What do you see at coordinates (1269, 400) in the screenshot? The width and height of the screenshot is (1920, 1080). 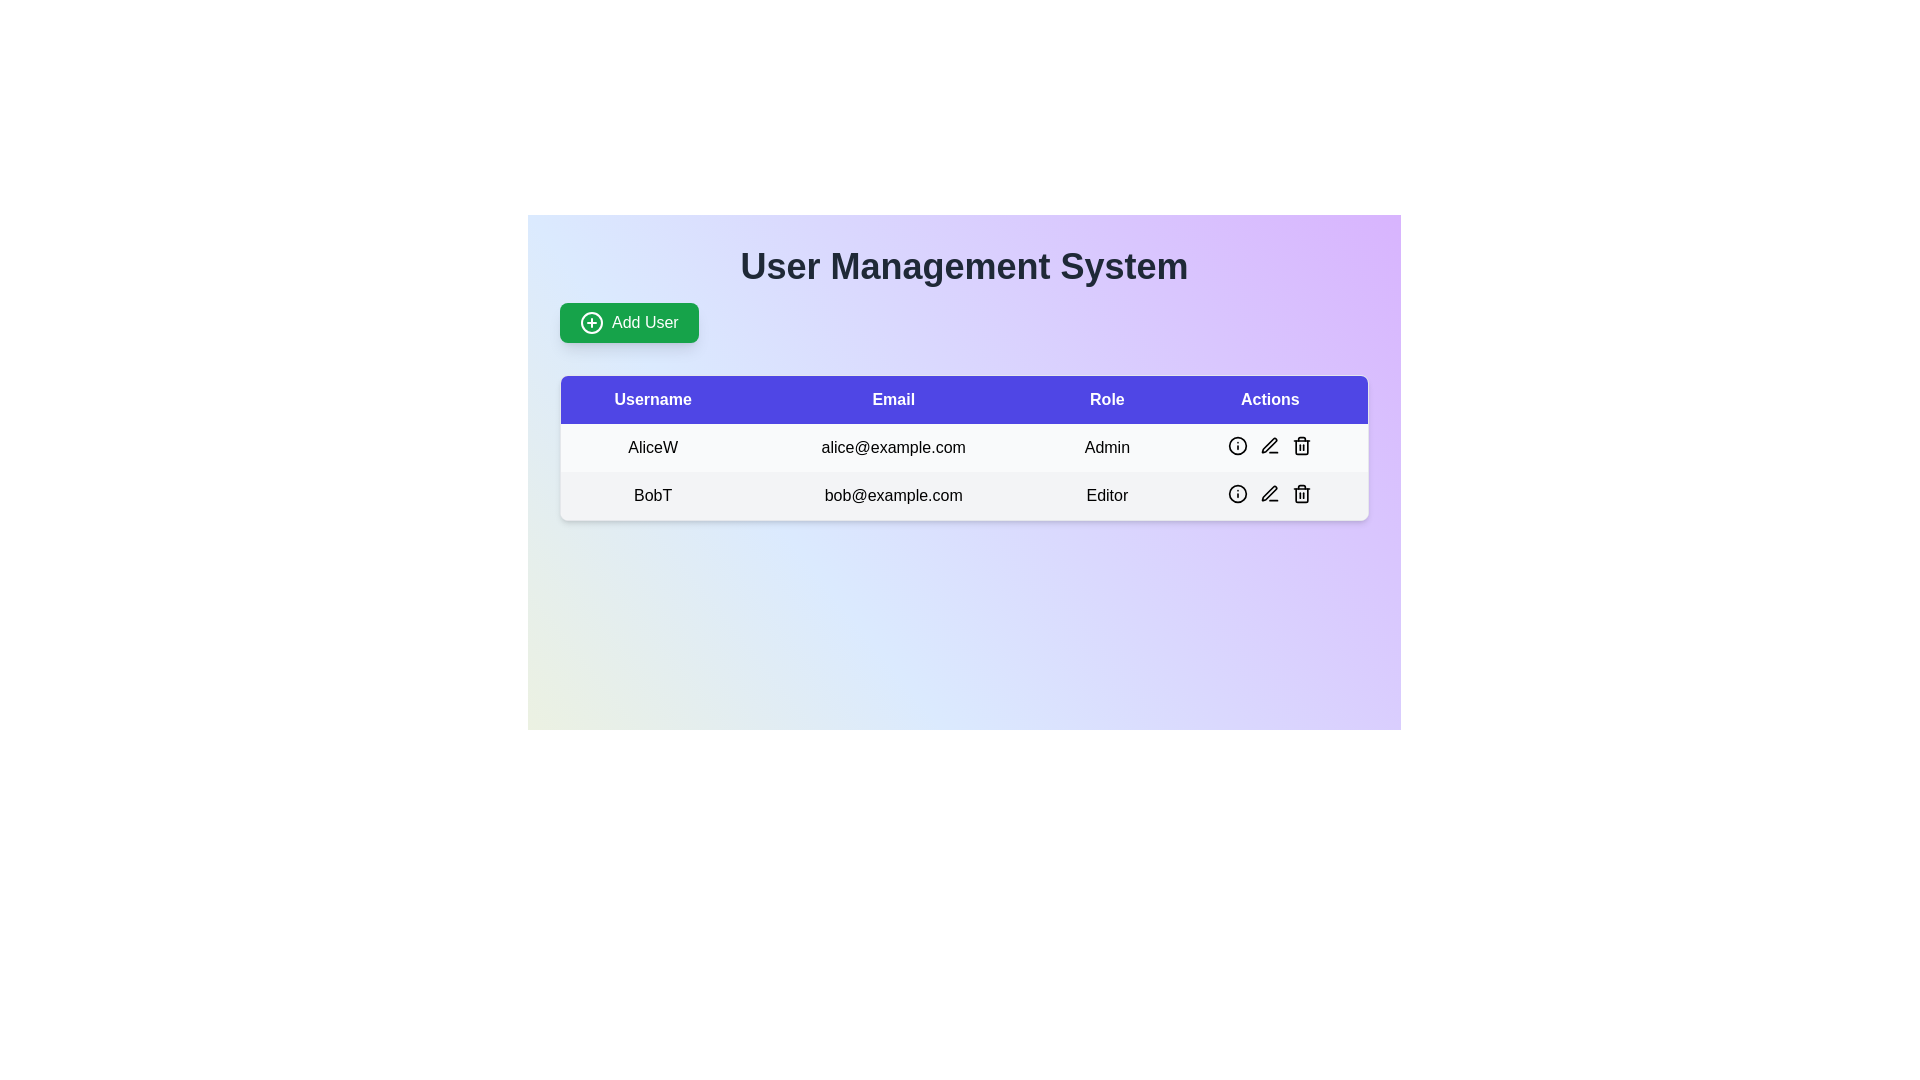 I see `the rightmost Text label header in the table, which indicates related actions for the cells beneath it` at bounding box center [1269, 400].